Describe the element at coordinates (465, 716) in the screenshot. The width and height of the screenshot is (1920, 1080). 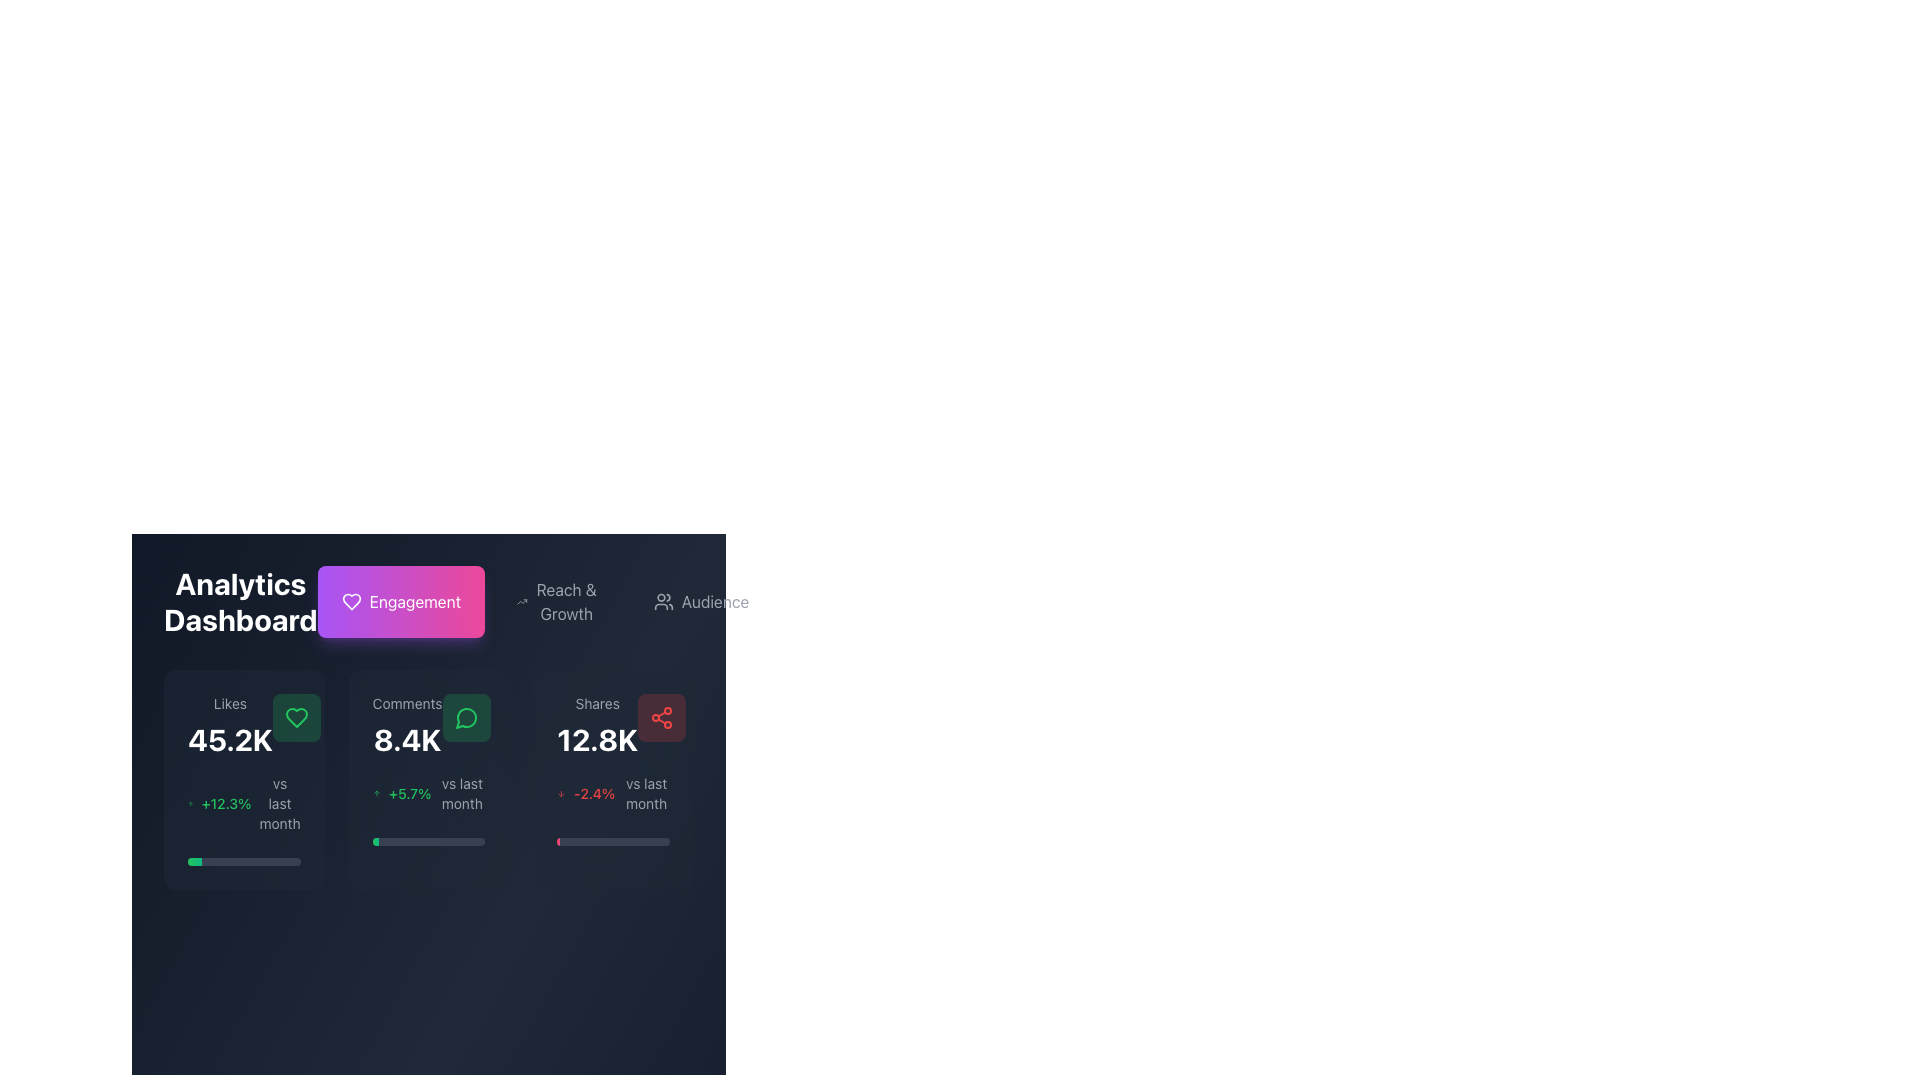
I see `the circular green speech bubble icon located in the 'Comments' section of the analytics dashboard, which has a transparent background and is outlined with a green stroke` at that location.